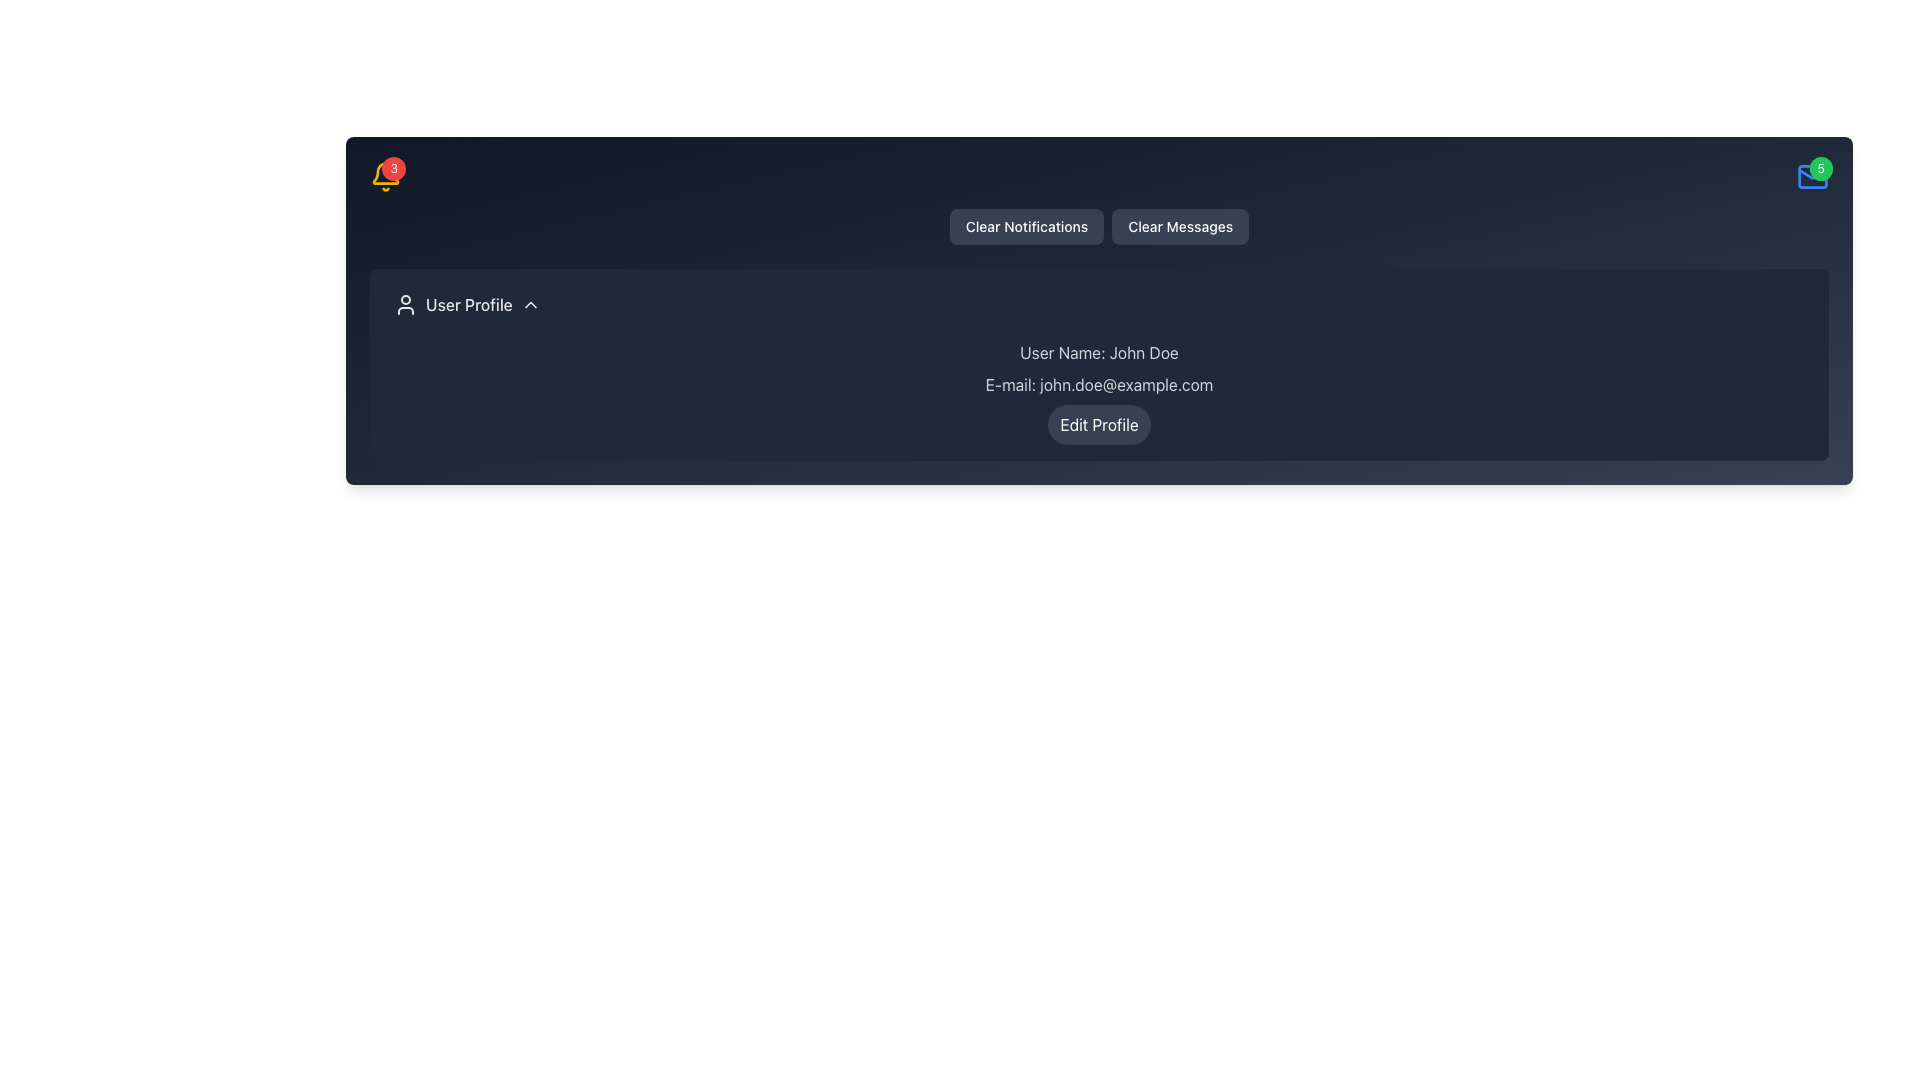 The image size is (1920, 1080). What do you see at coordinates (394, 168) in the screenshot?
I see `the notifications represented by the small circular red badge with the numeral '3' overlaying the bell icon in the top-right area of the header` at bounding box center [394, 168].